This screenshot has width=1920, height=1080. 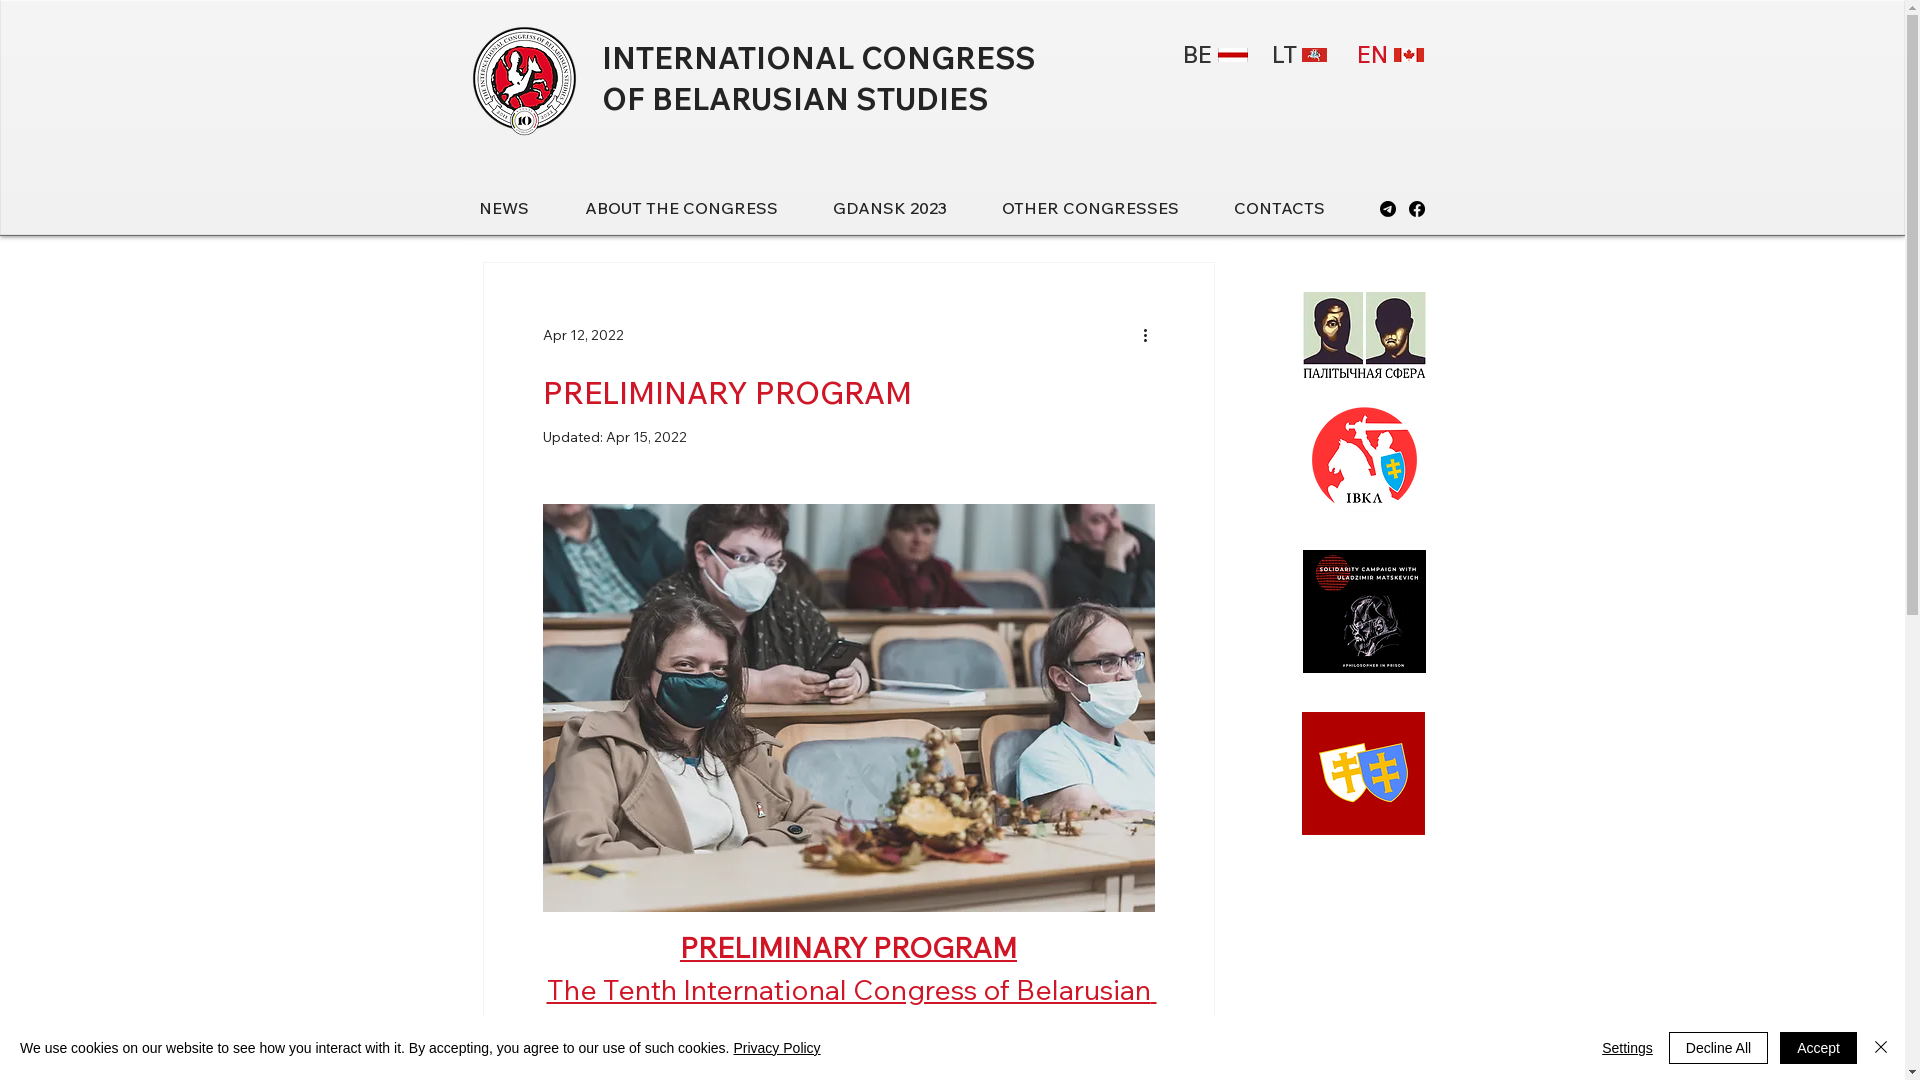 What do you see at coordinates (775, 1047) in the screenshot?
I see `'Privacy Policy'` at bounding box center [775, 1047].